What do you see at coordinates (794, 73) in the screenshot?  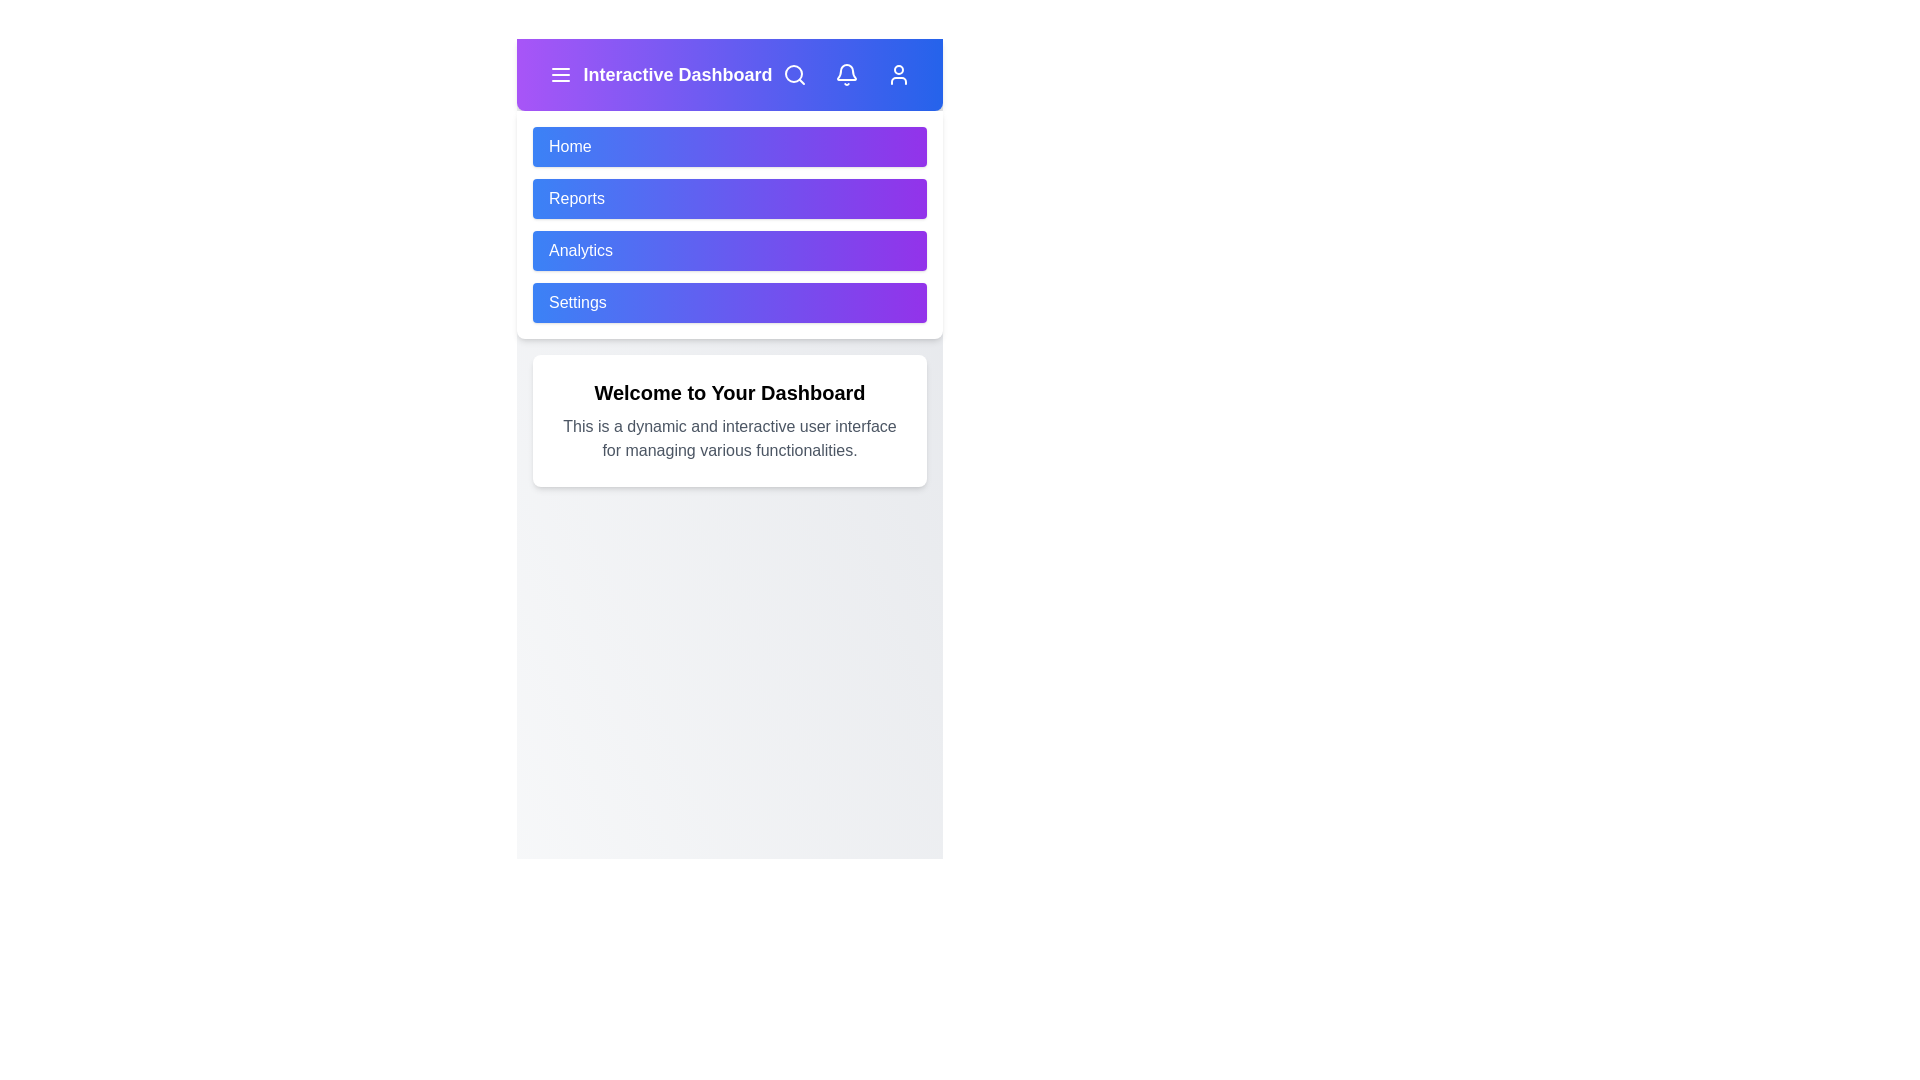 I see `the search button to initiate a search` at bounding box center [794, 73].